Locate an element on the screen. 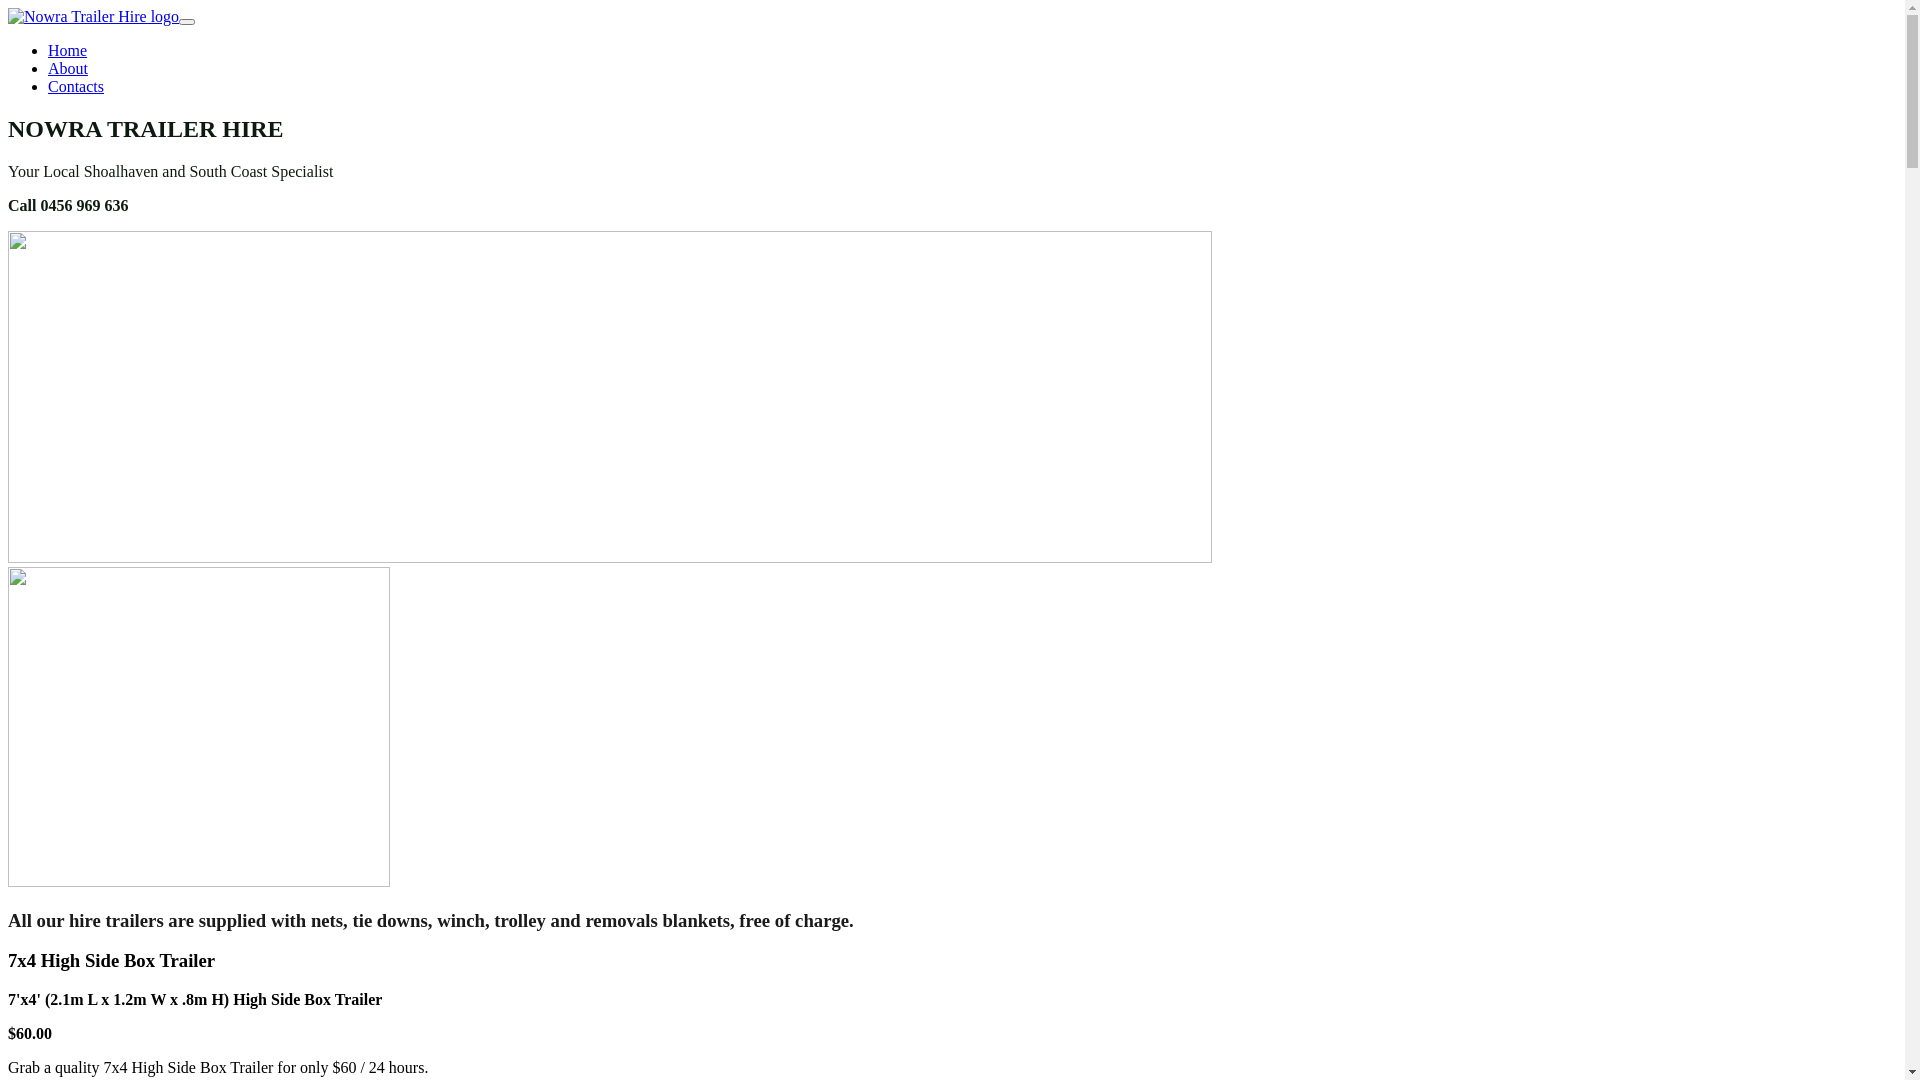 The width and height of the screenshot is (1920, 1080). 'Home' is located at coordinates (67, 49).